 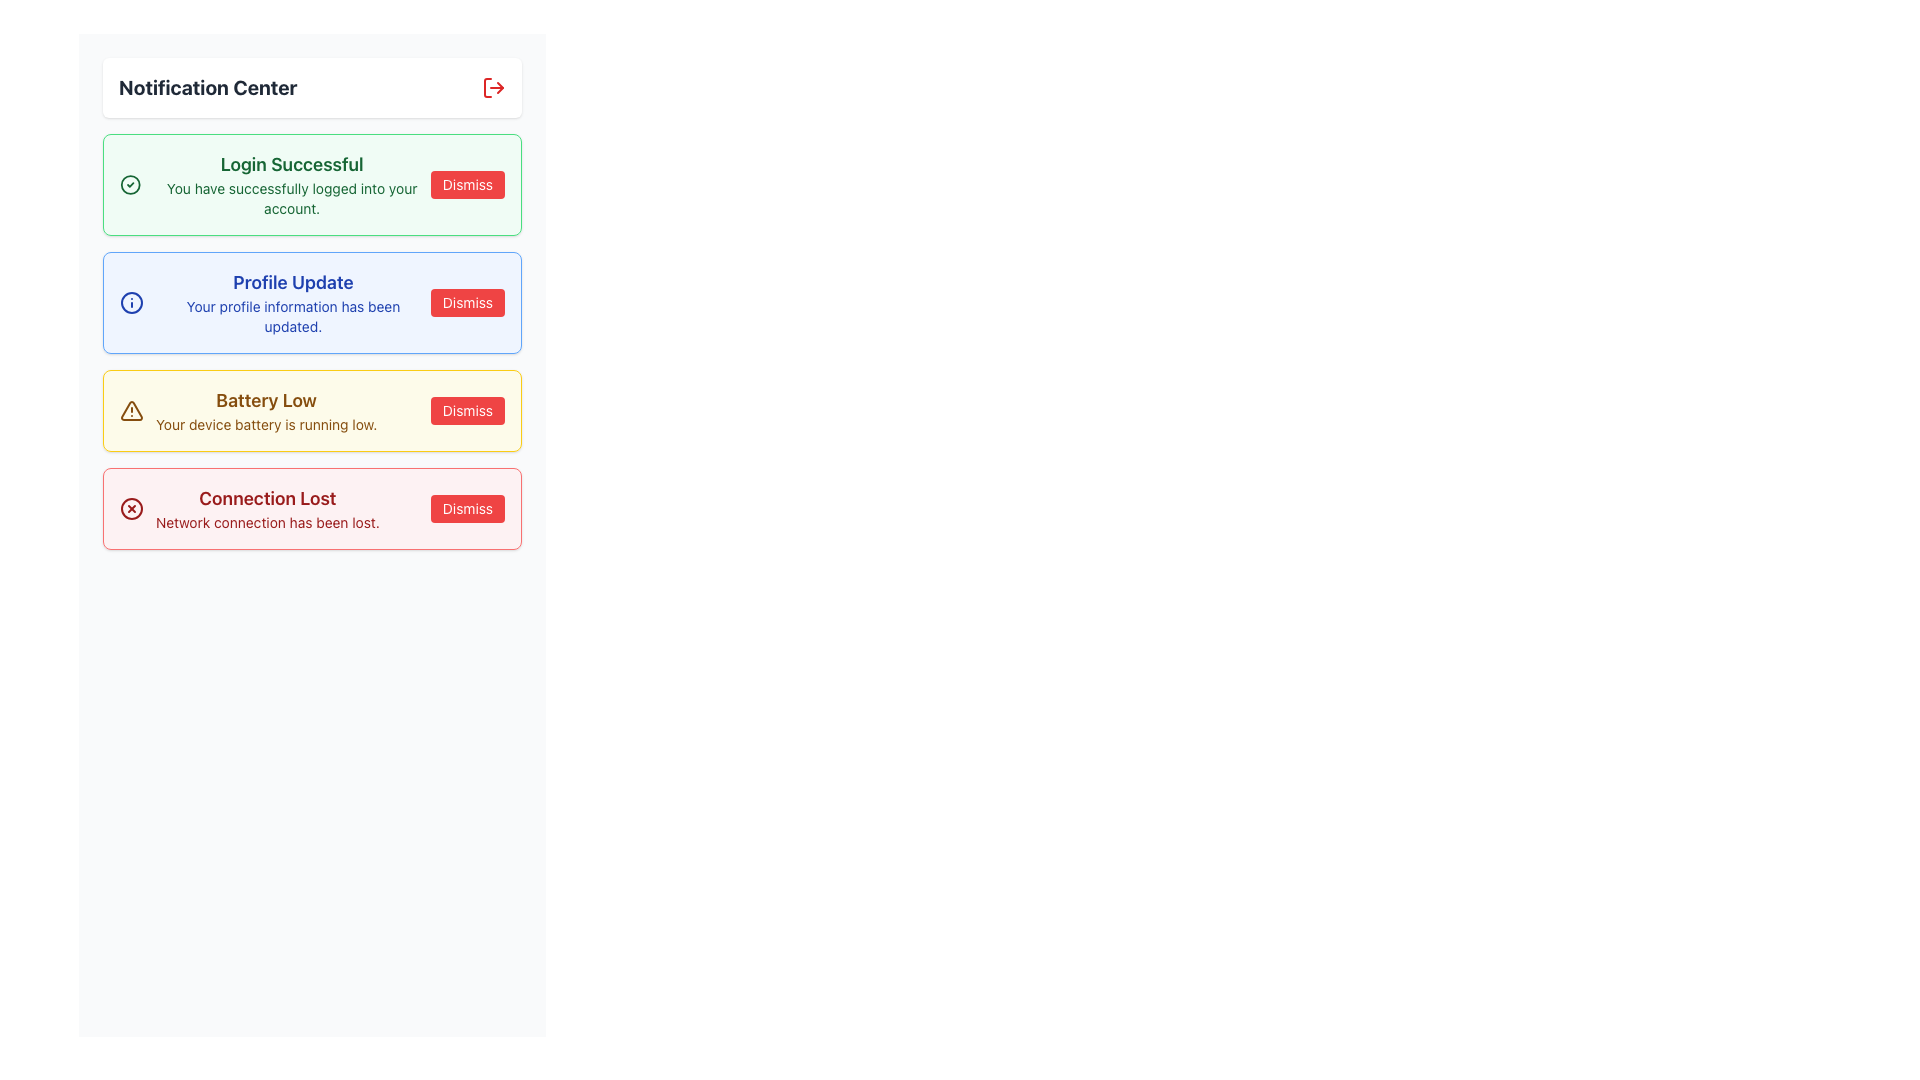 I want to click on the Informational Text element displaying 'Profile Update' in bold blue, which is located in the second notification card of the notification center panel, so click(x=292, y=303).